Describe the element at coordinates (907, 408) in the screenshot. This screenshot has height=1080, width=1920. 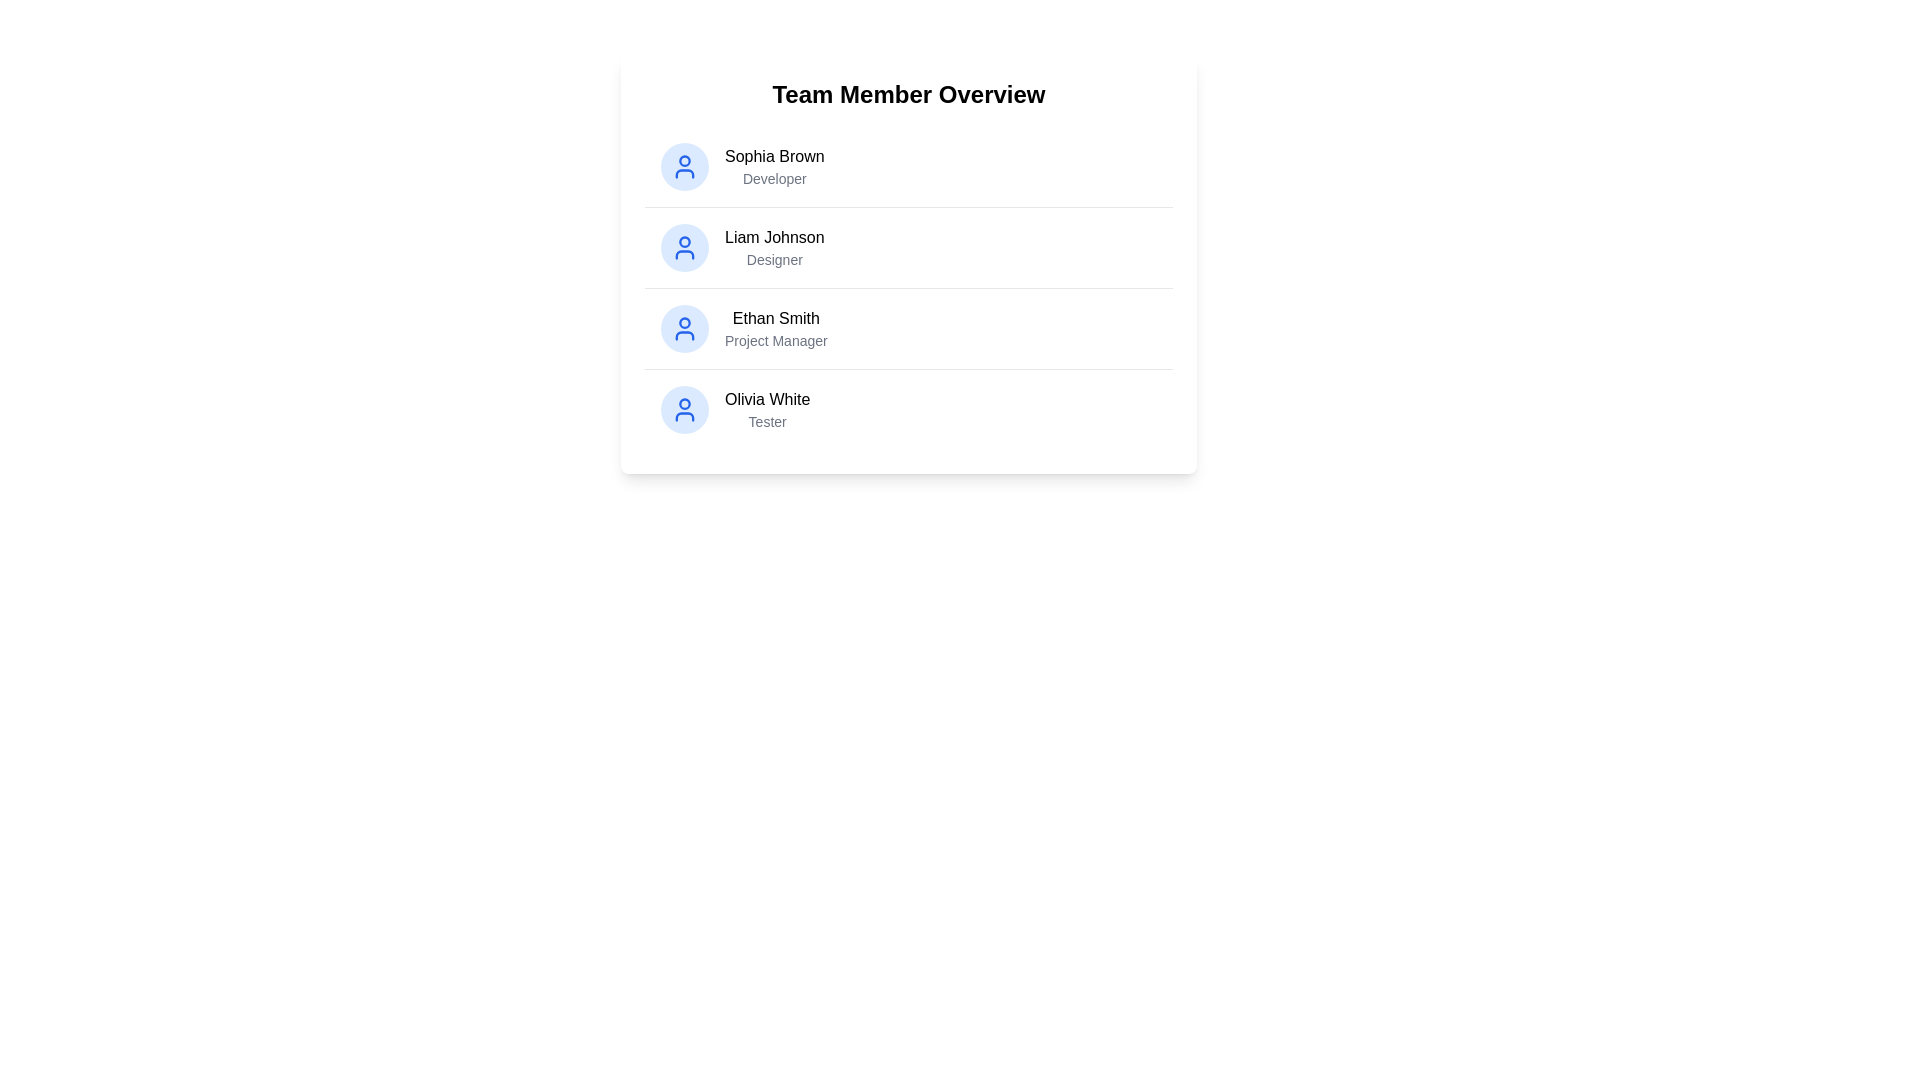
I see `the fourth list item in the 'Team Member Overview' section, which displays the details of Olivia White` at that location.